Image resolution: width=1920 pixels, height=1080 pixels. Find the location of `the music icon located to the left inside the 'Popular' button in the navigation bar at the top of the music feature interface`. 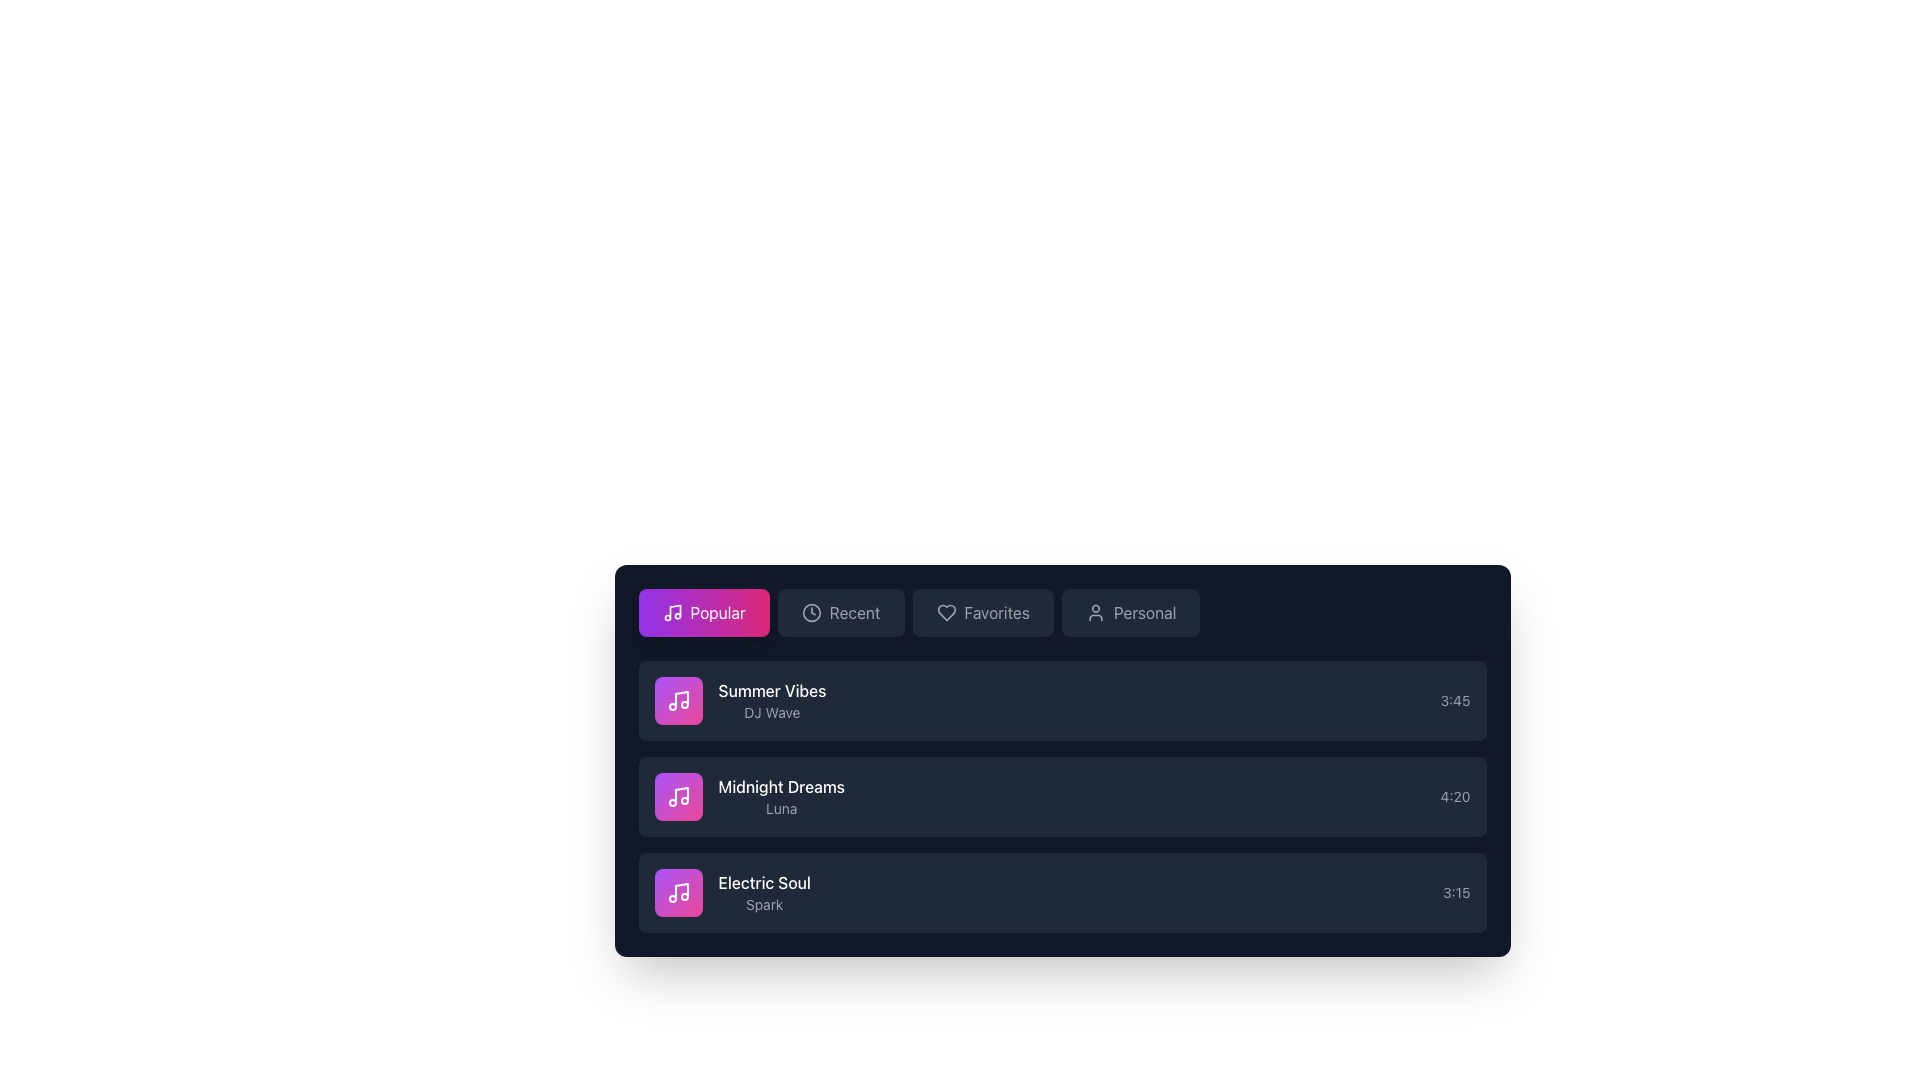

the music icon located to the left inside the 'Popular' button in the navigation bar at the top of the music feature interface is located at coordinates (672, 612).